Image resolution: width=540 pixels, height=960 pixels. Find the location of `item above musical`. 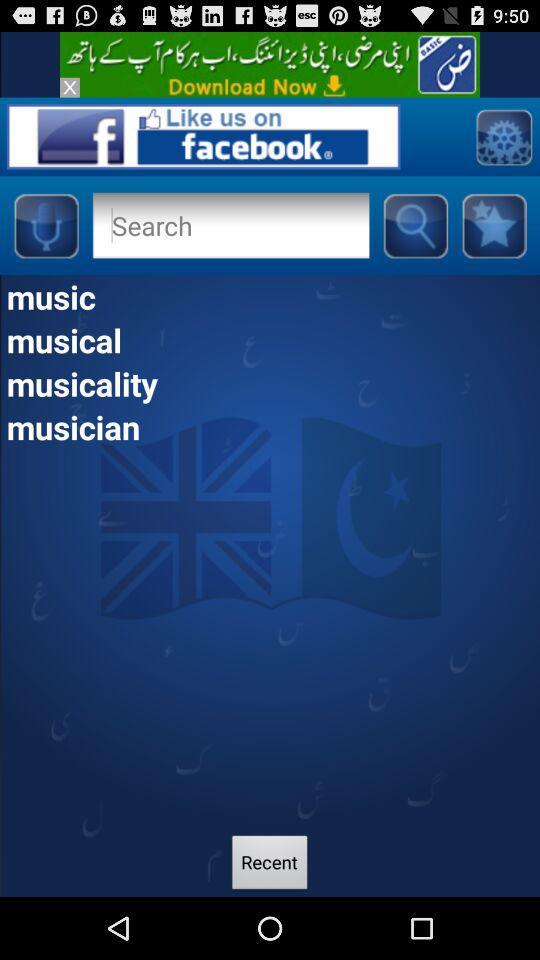

item above musical is located at coordinates (270, 295).